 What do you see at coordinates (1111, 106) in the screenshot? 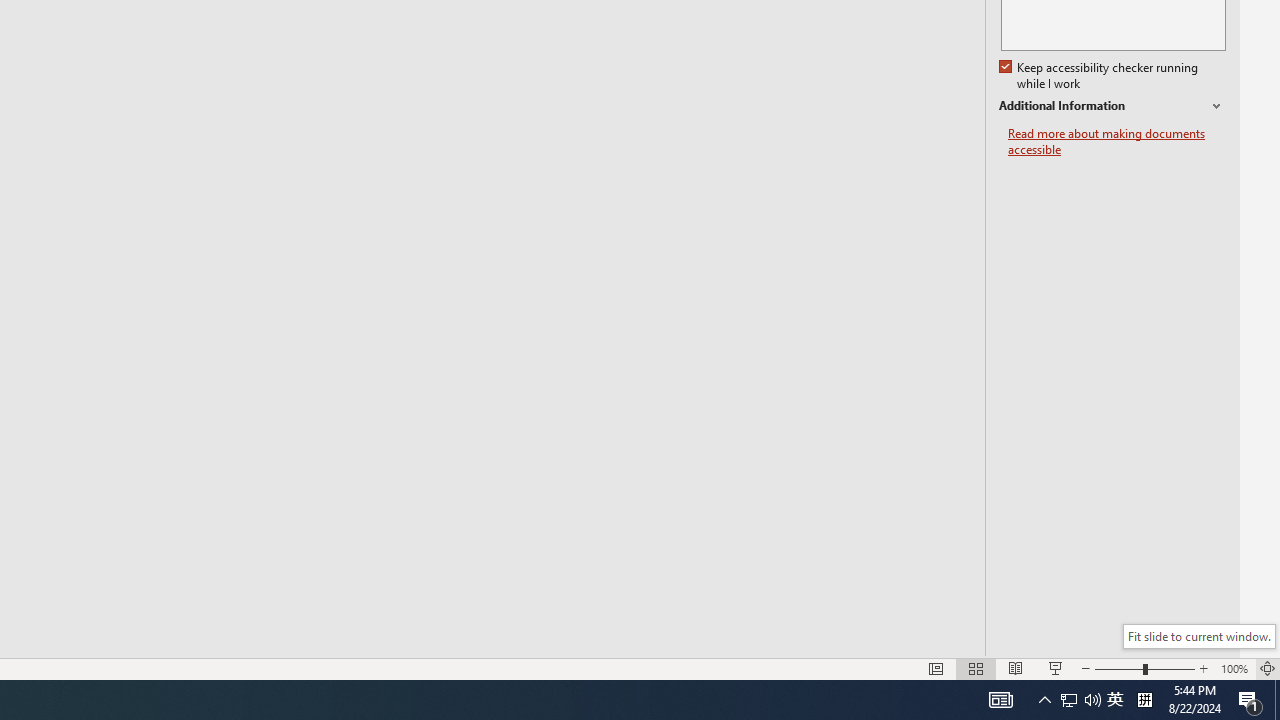
I see `'Additional Information'` at bounding box center [1111, 106].